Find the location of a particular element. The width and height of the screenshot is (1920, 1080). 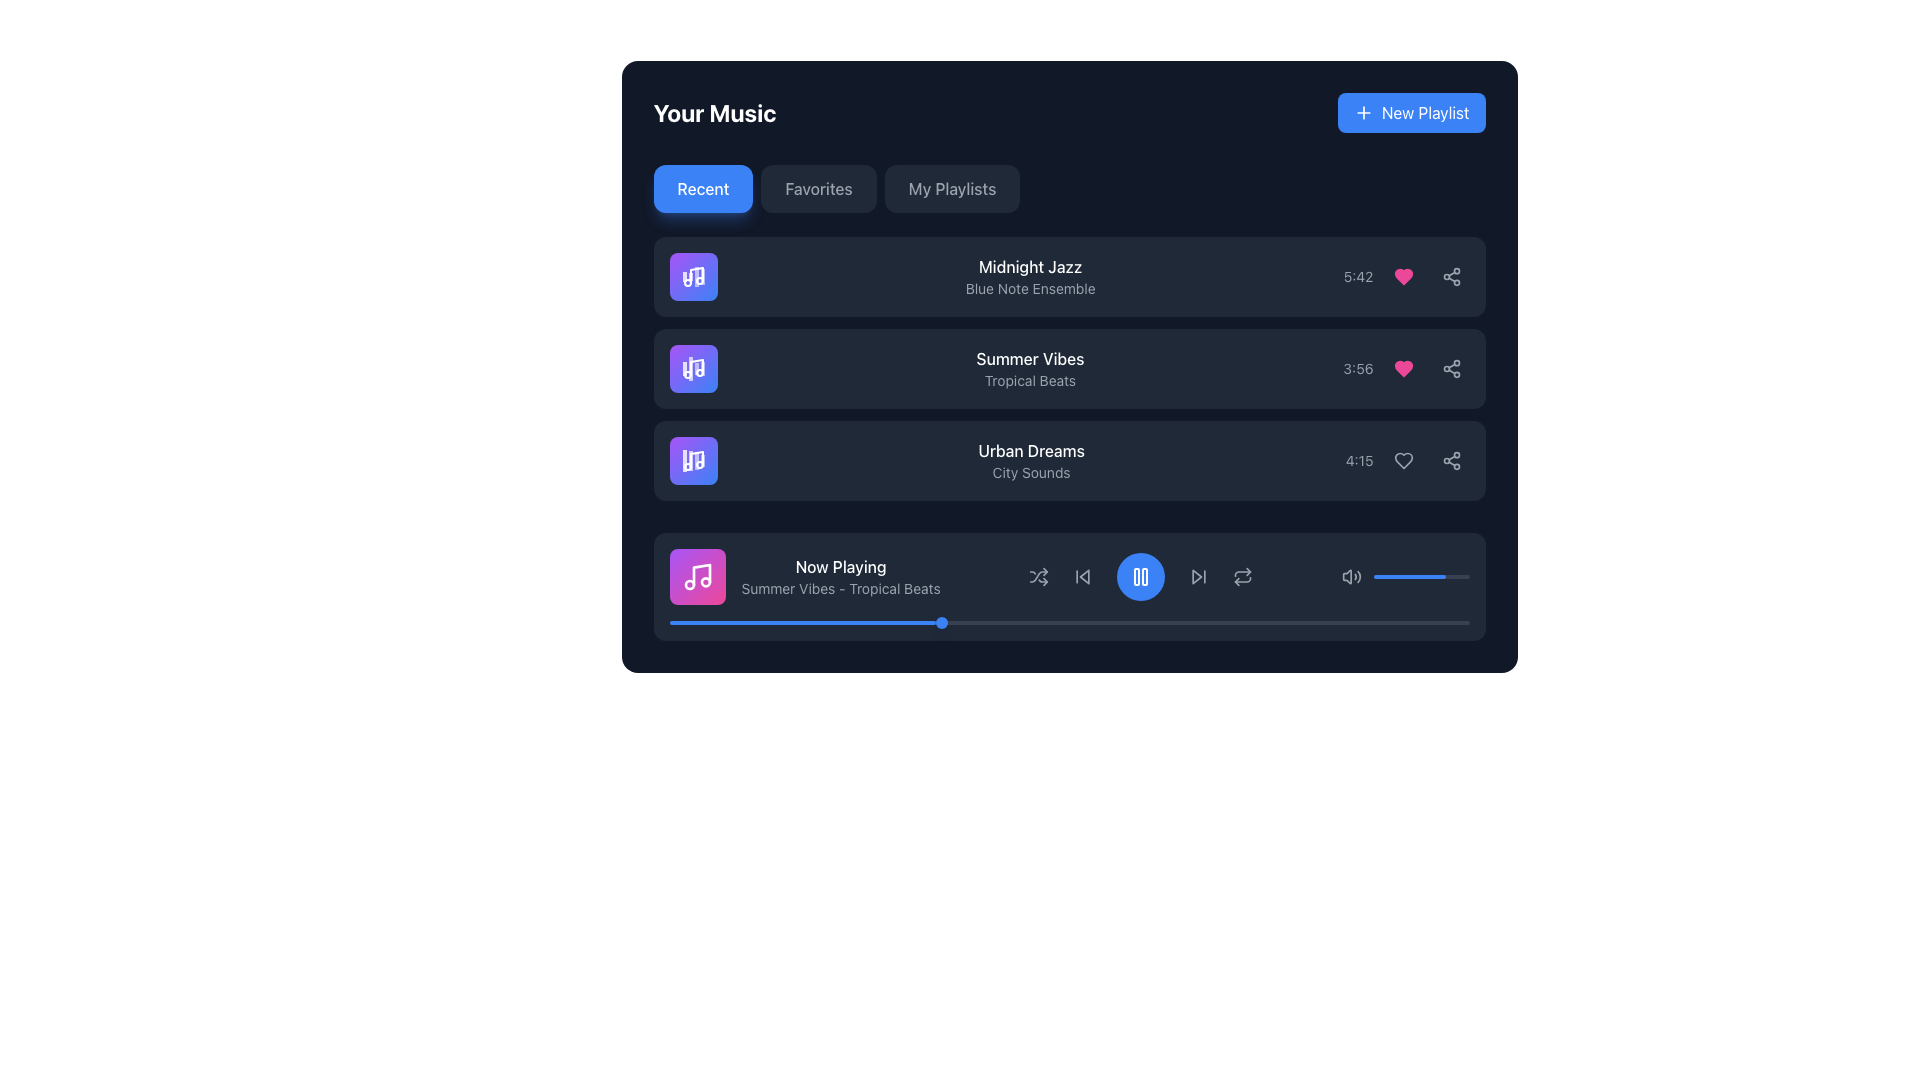

the 'Recent' button located at the top-left section of the interface is located at coordinates (703, 189).